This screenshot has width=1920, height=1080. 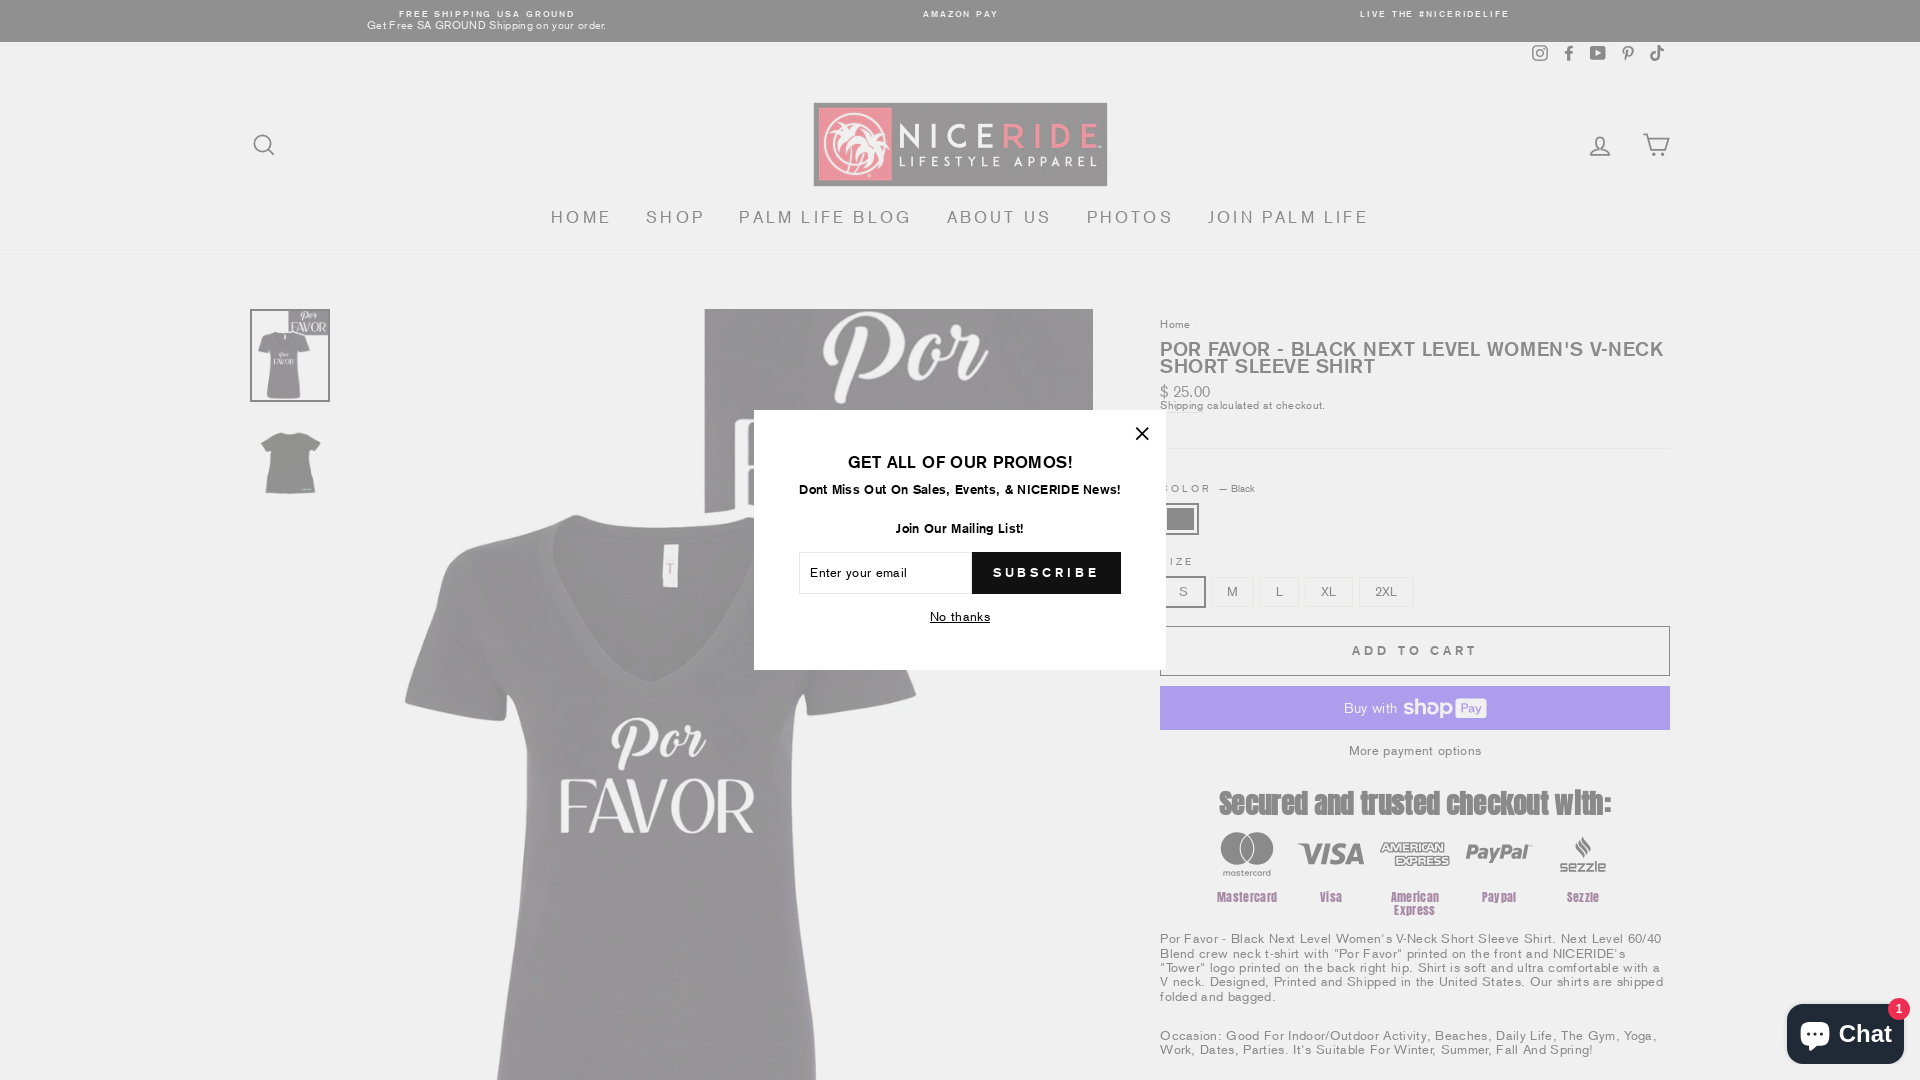 What do you see at coordinates (999, 217) in the screenshot?
I see `'ABOUT US'` at bounding box center [999, 217].